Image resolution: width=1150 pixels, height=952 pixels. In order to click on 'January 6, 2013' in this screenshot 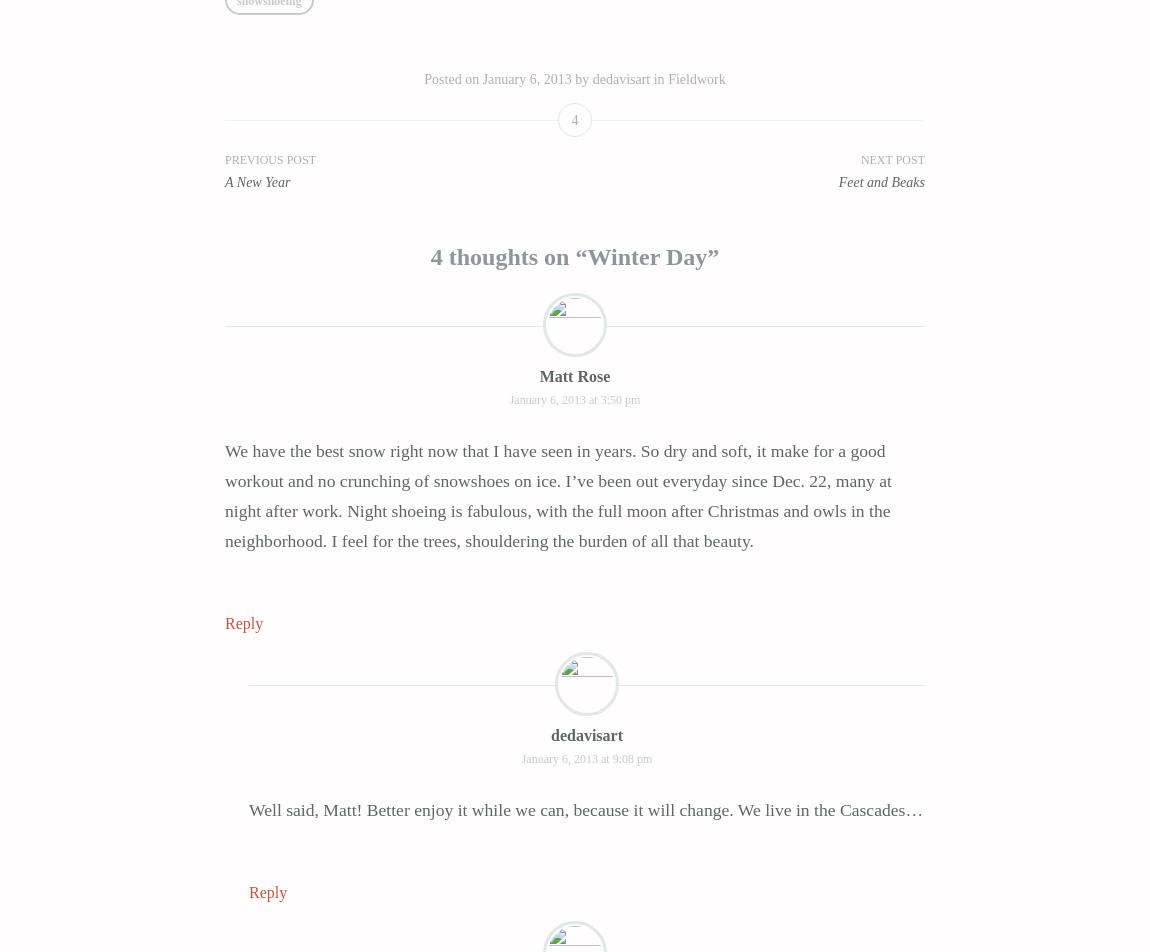, I will do `click(526, 78)`.